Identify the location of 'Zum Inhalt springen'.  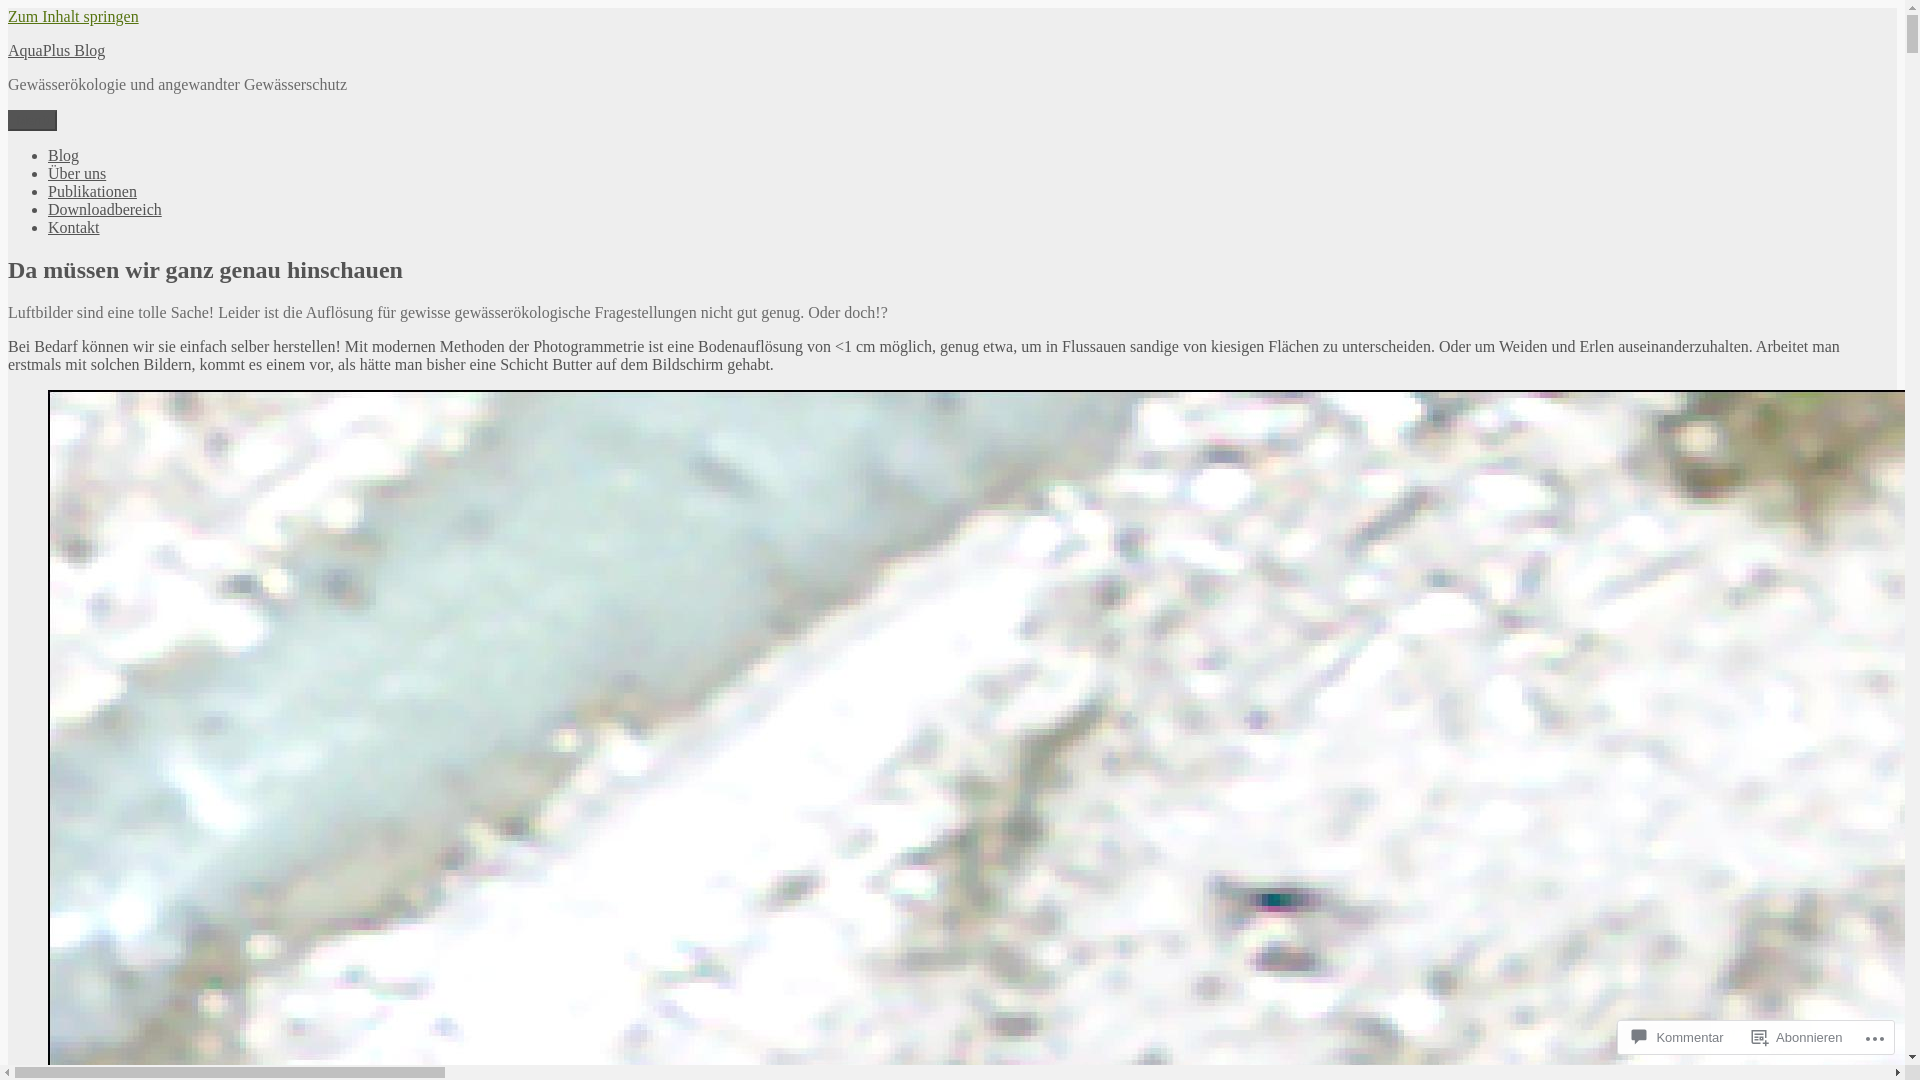
(73, 16).